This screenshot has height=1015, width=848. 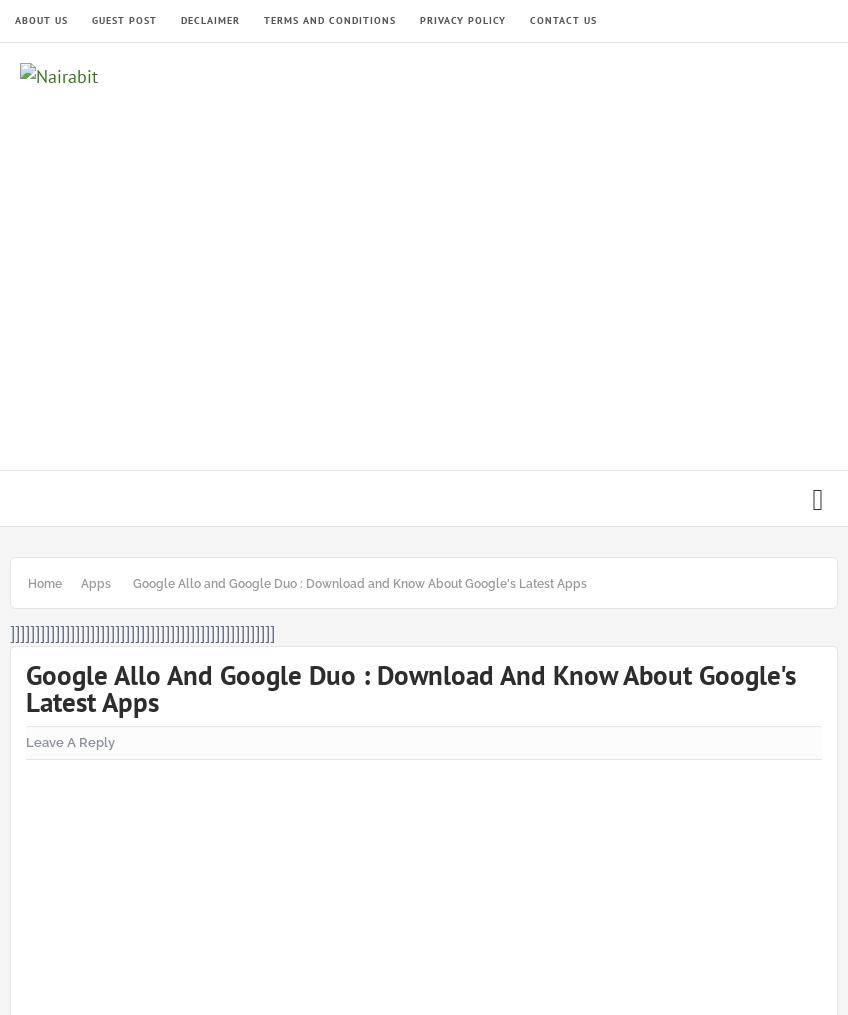 I want to click on 'About Us', so click(x=40, y=19).